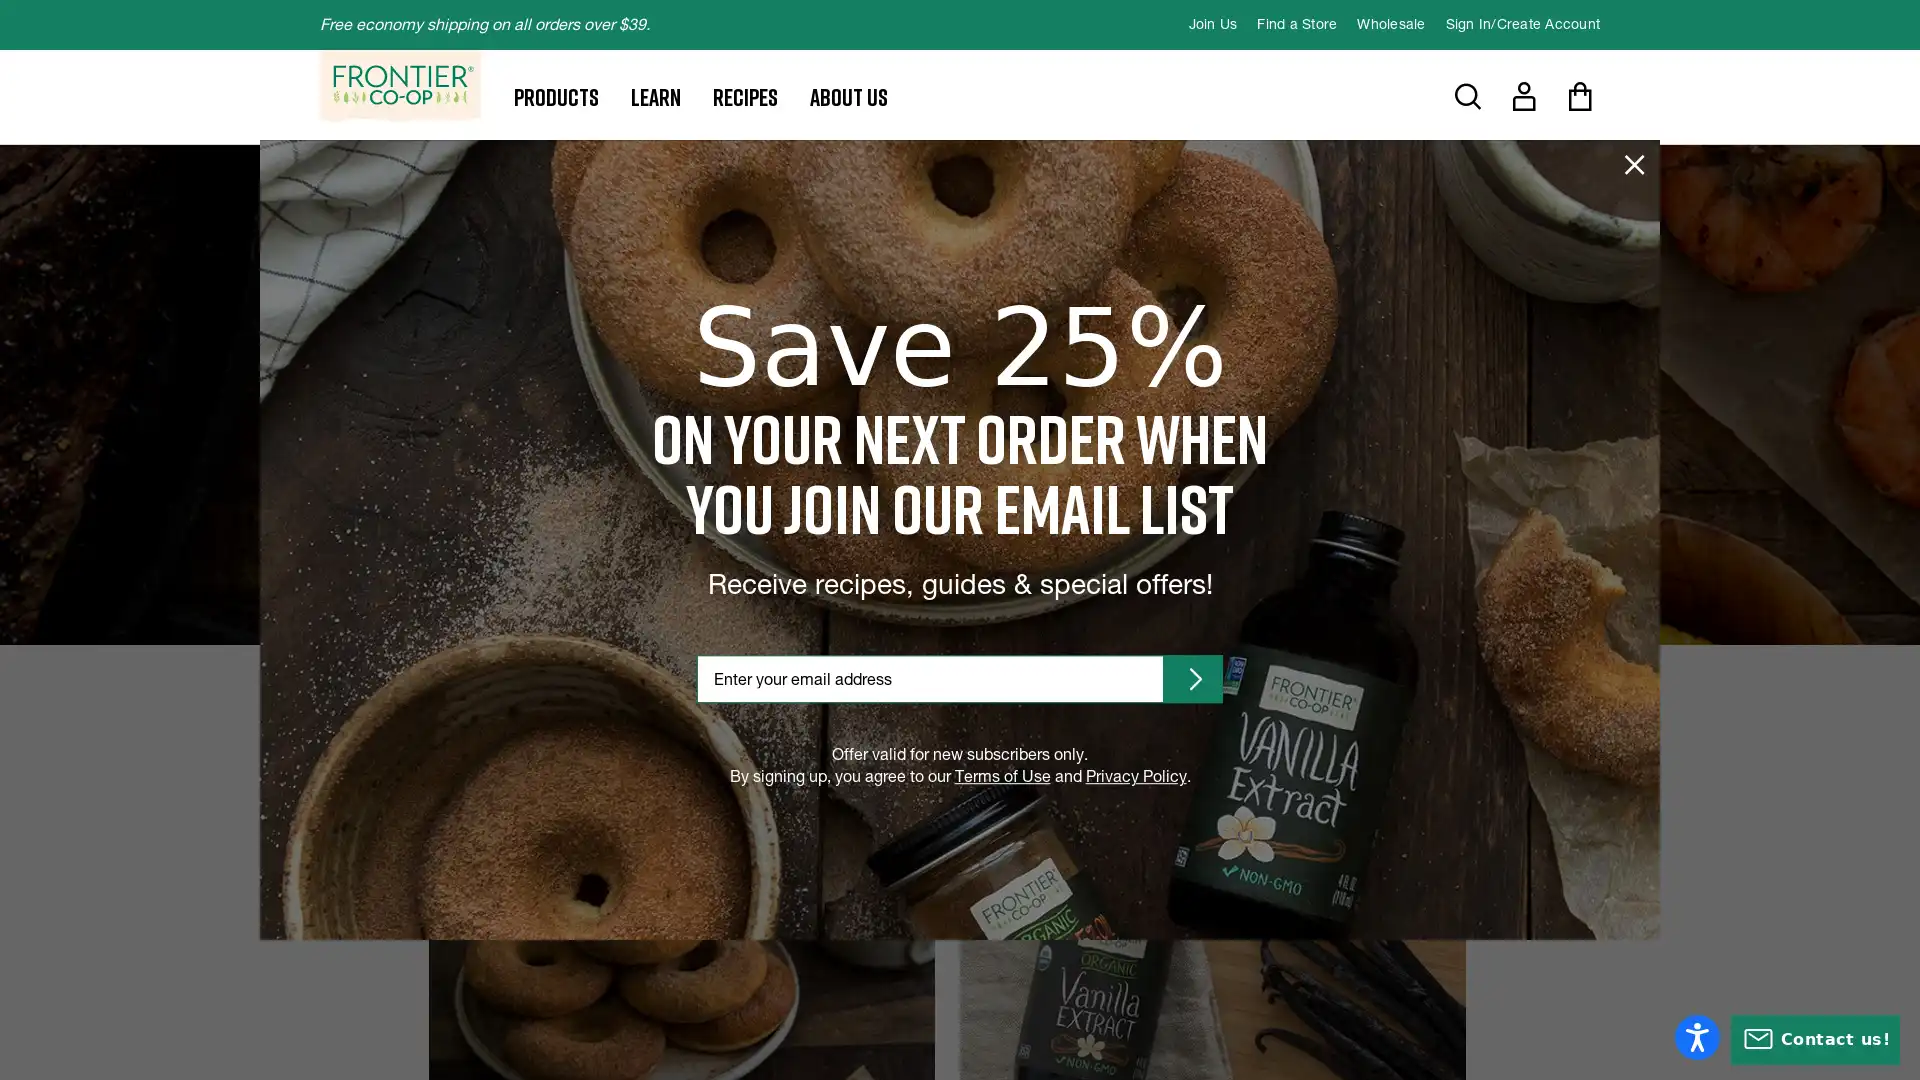 The height and width of the screenshot is (1080, 1920). I want to click on Learn, so click(656, 96).